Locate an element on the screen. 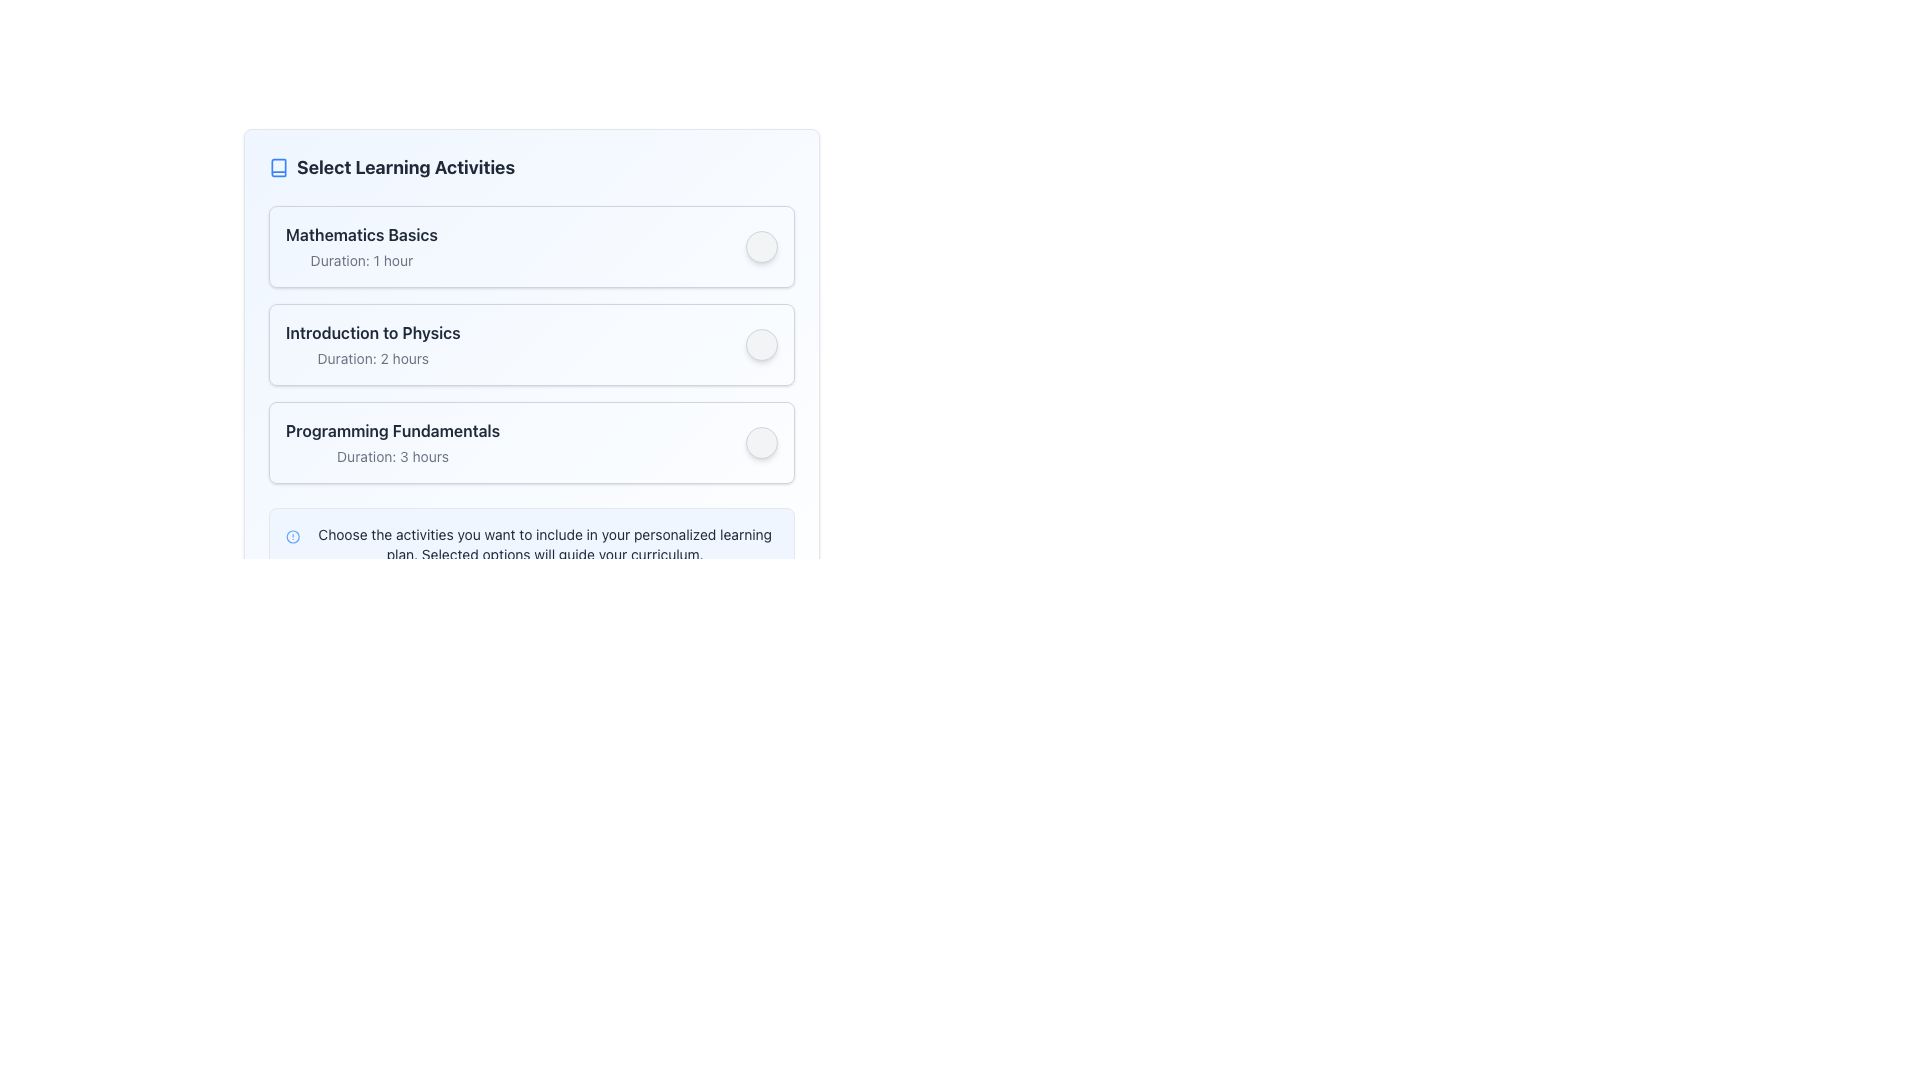  the button associated with the 'Introduction to Physics' learning activity is located at coordinates (761, 343).